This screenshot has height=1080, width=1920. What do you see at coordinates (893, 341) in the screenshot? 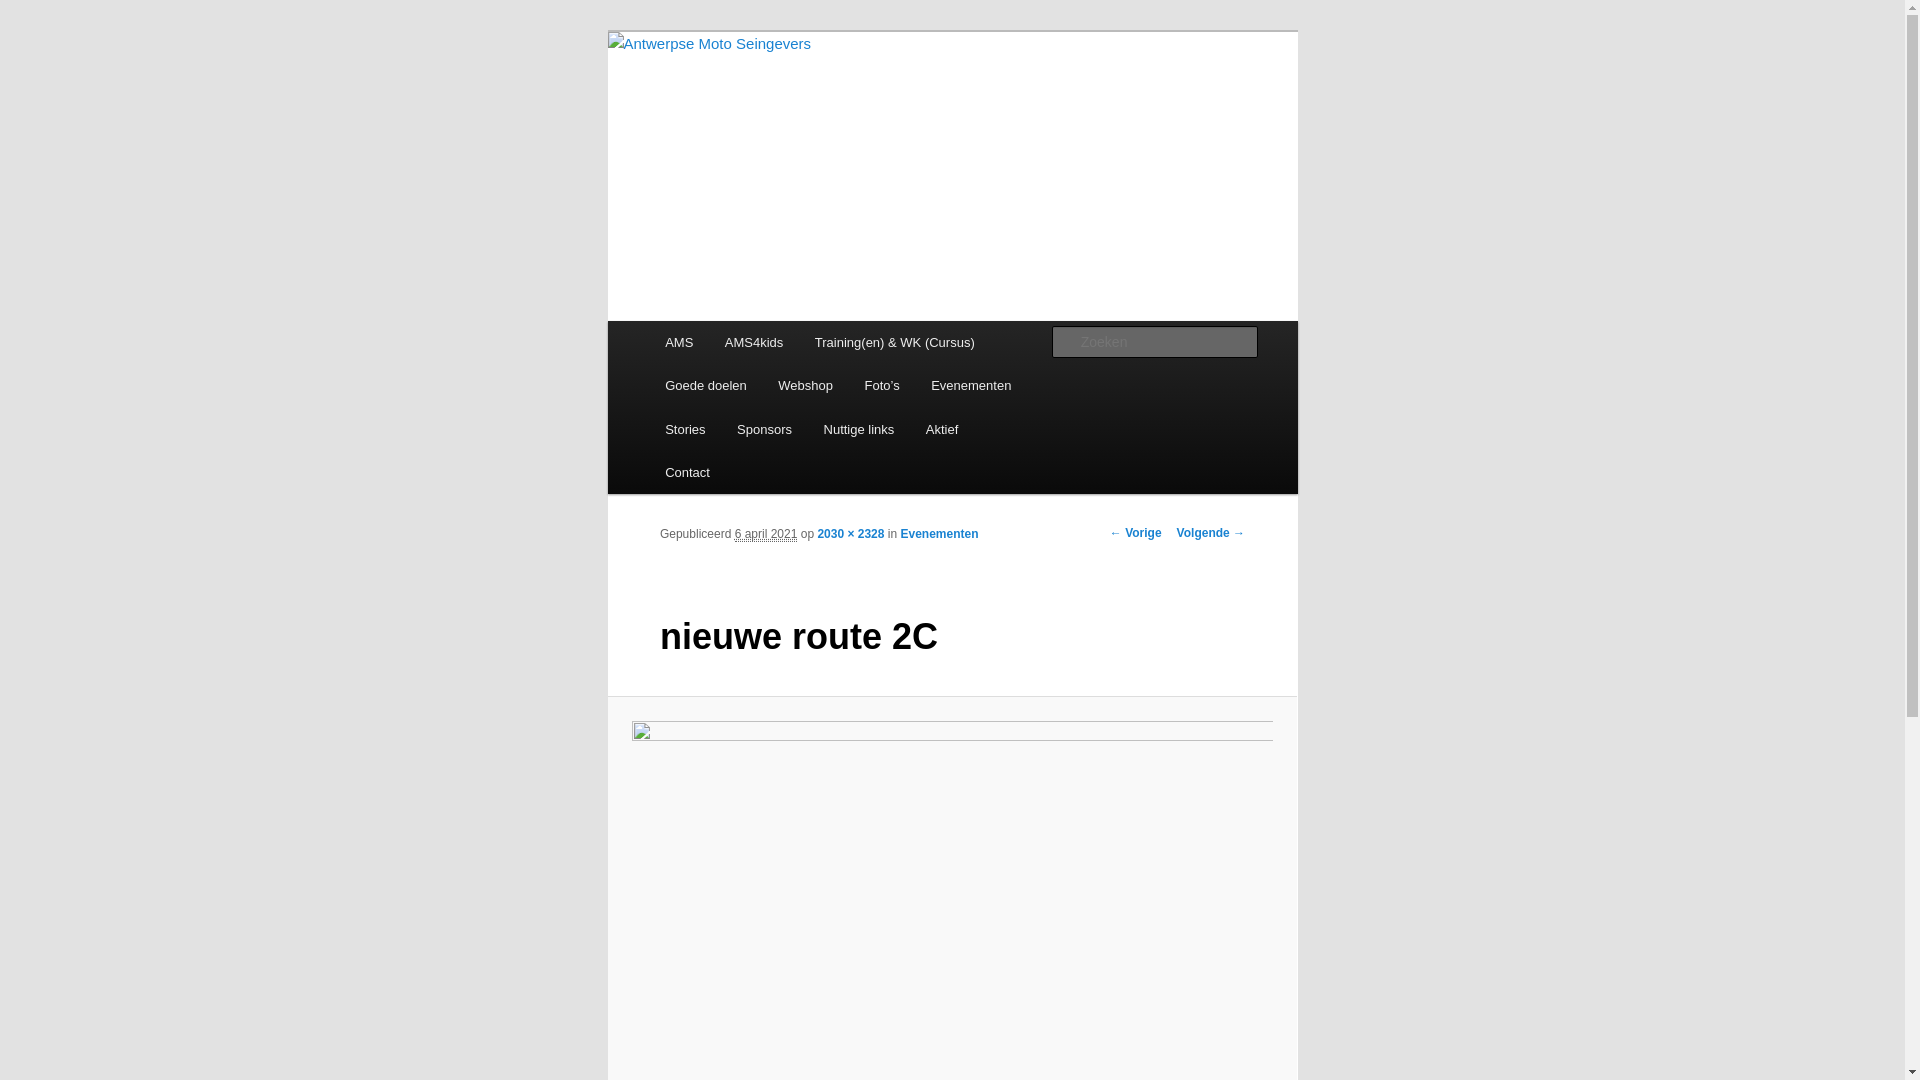
I see `'Training(en) & WK (Cursus)'` at bounding box center [893, 341].